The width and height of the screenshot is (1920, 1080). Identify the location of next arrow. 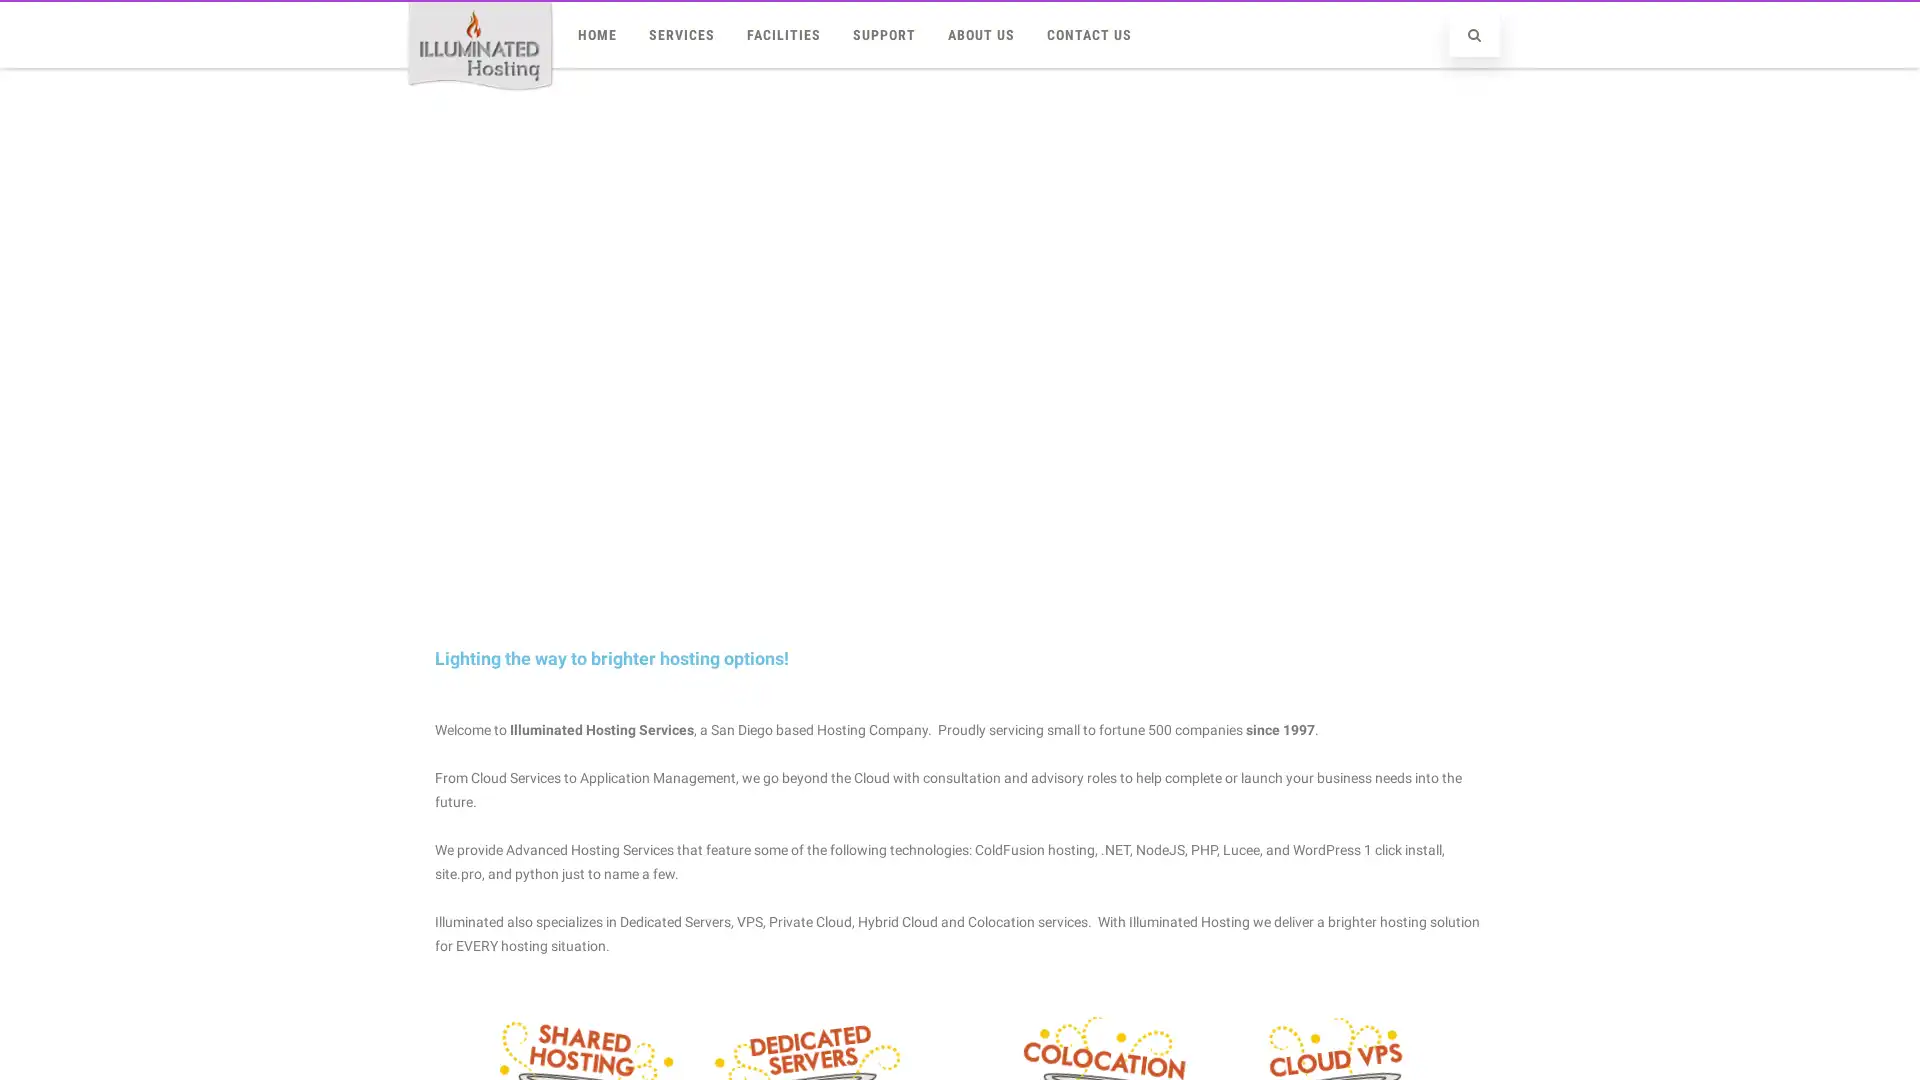
(1888, 367).